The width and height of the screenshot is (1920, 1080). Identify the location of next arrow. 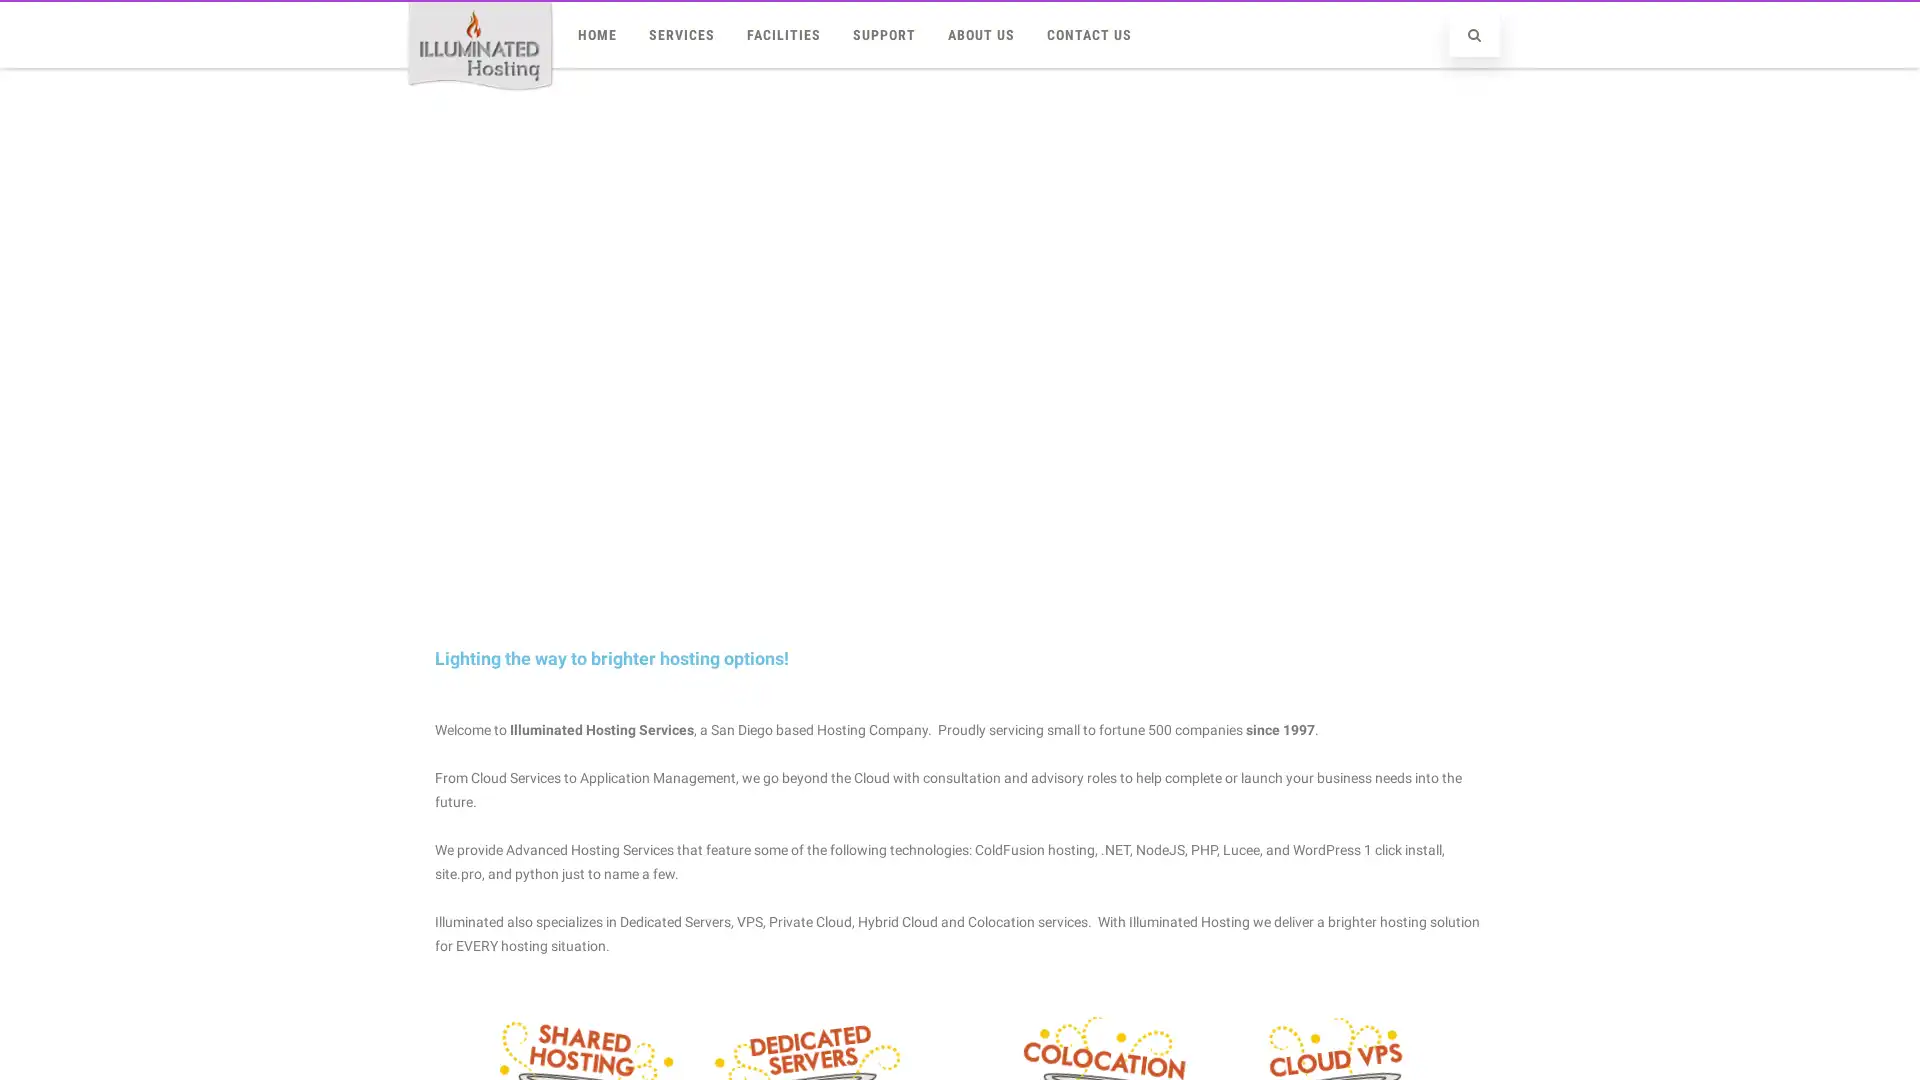
(1888, 367).